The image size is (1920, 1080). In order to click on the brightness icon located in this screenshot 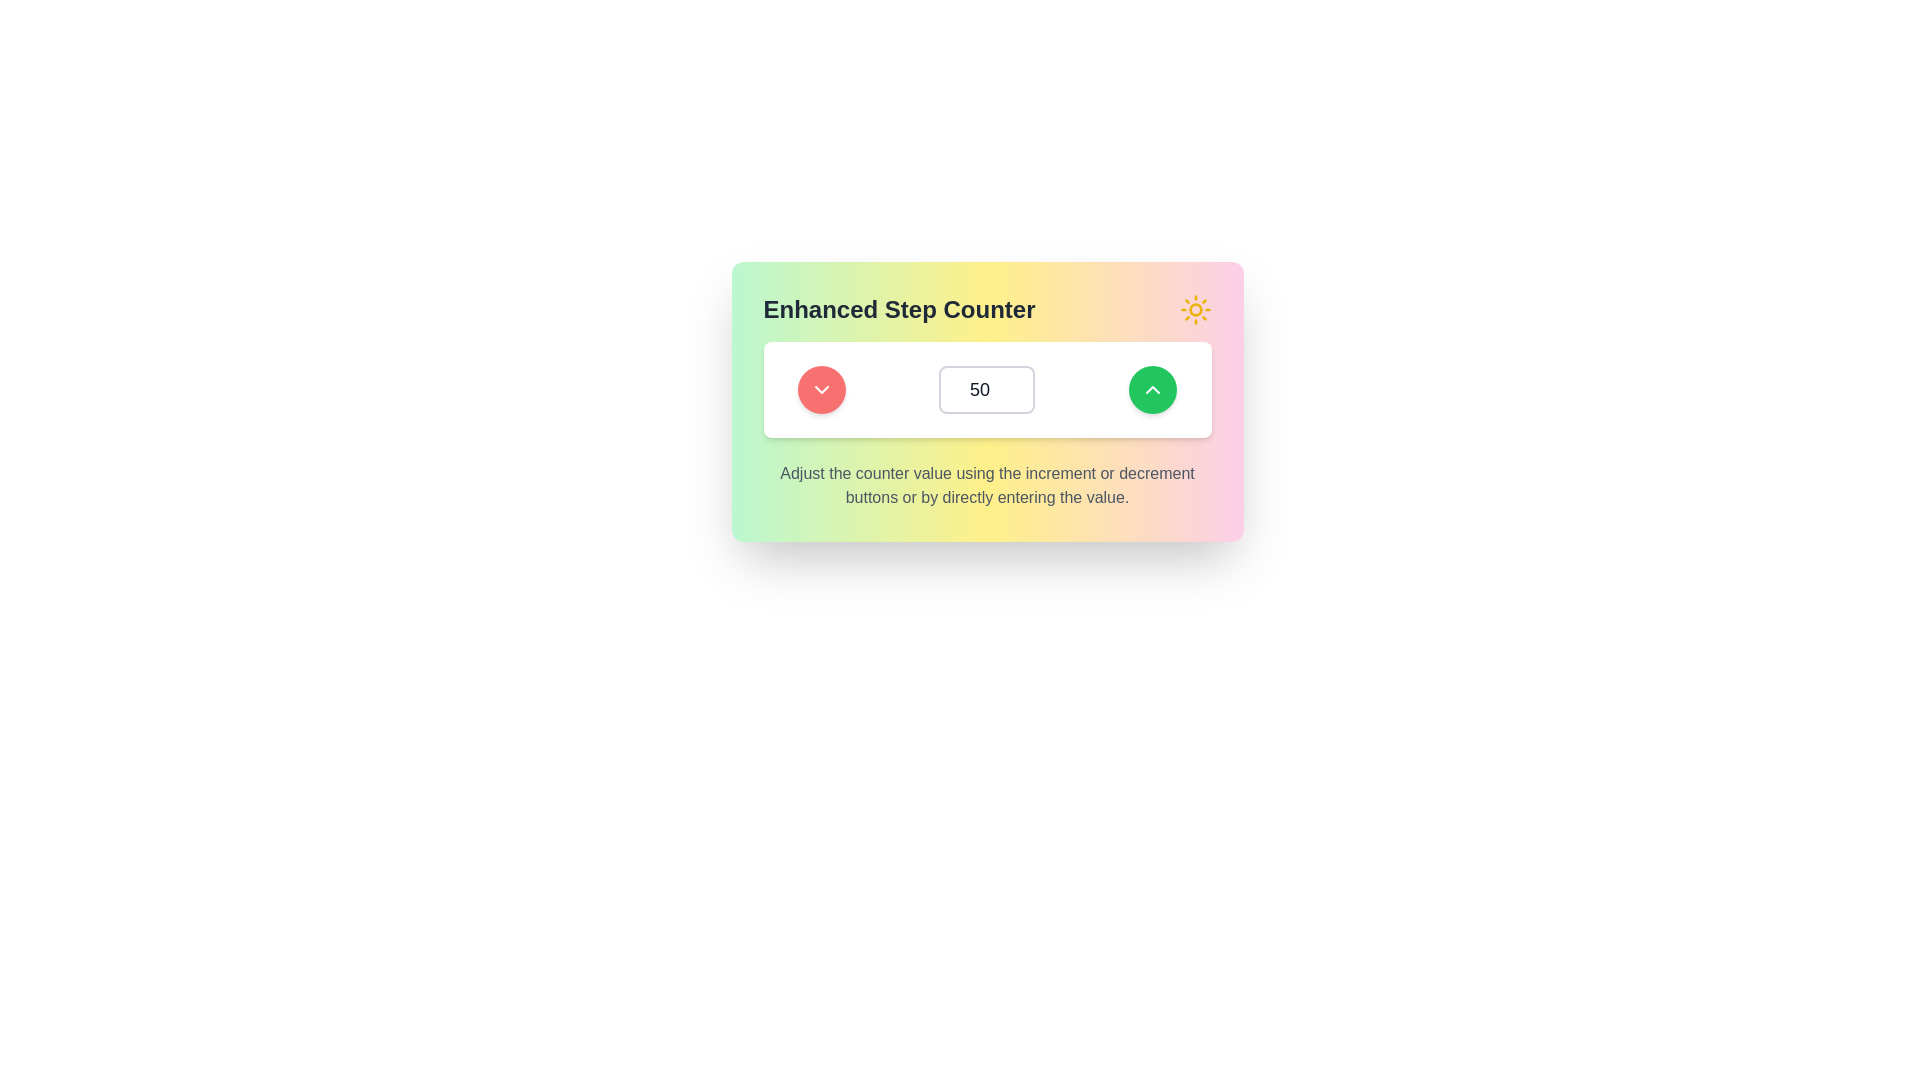, I will do `click(1195, 309)`.